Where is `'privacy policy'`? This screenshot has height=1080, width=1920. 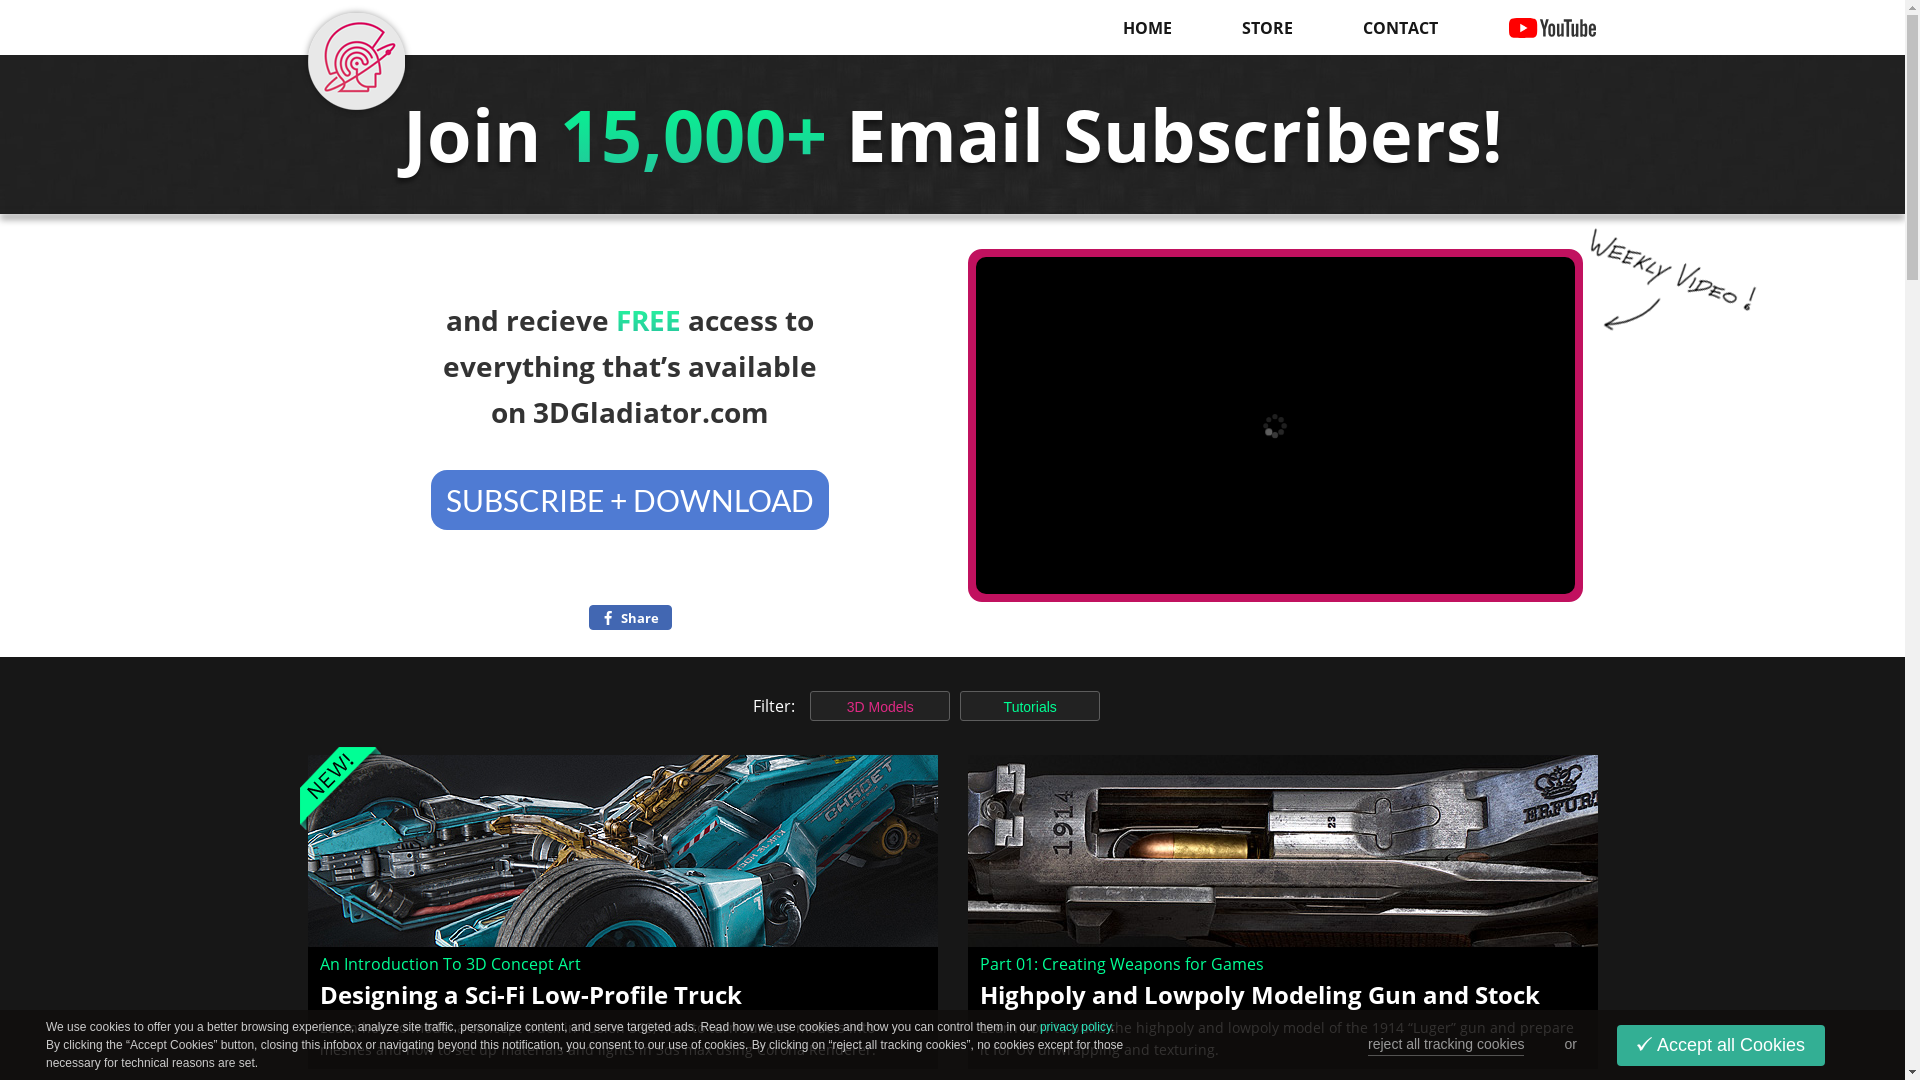 'privacy policy' is located at coordinates (1074, 1026).